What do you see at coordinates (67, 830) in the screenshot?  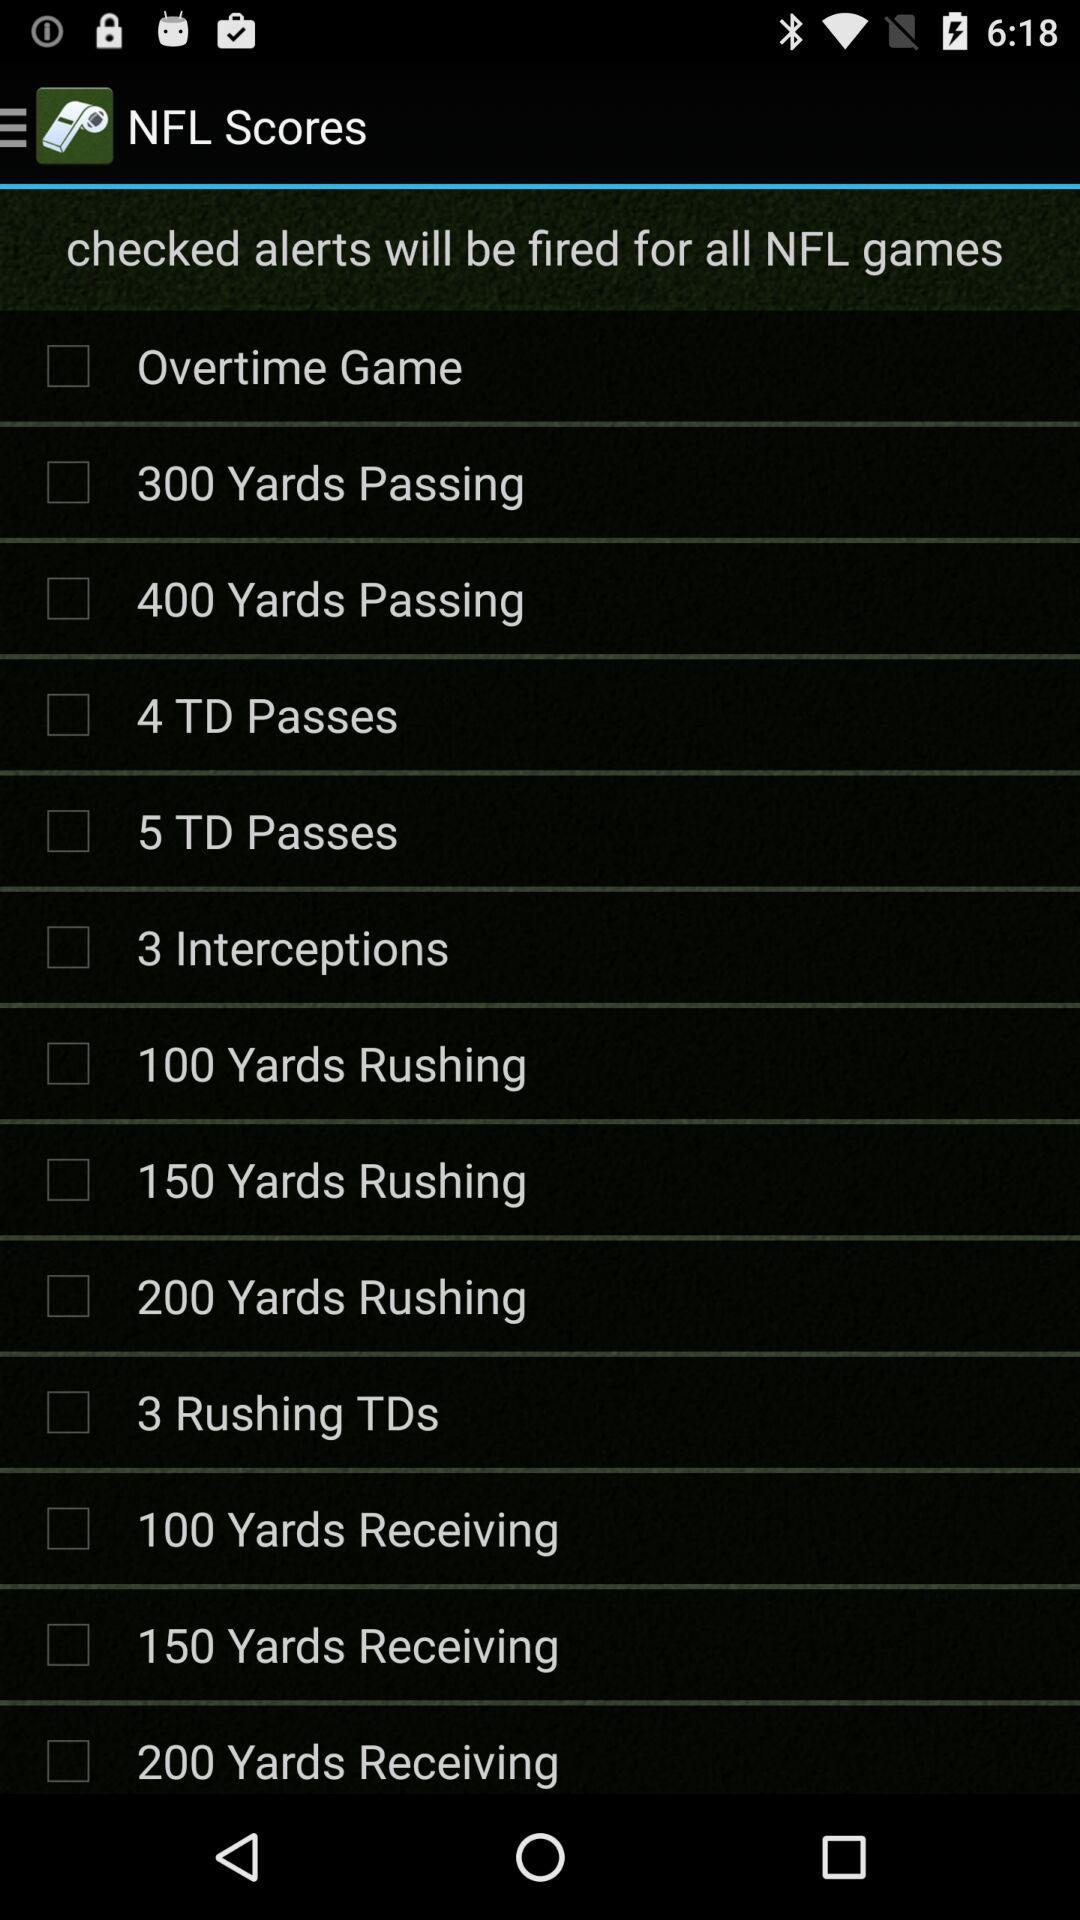 I see `the icon on the right side of 5 td passes` at bounding box center [67, 830].